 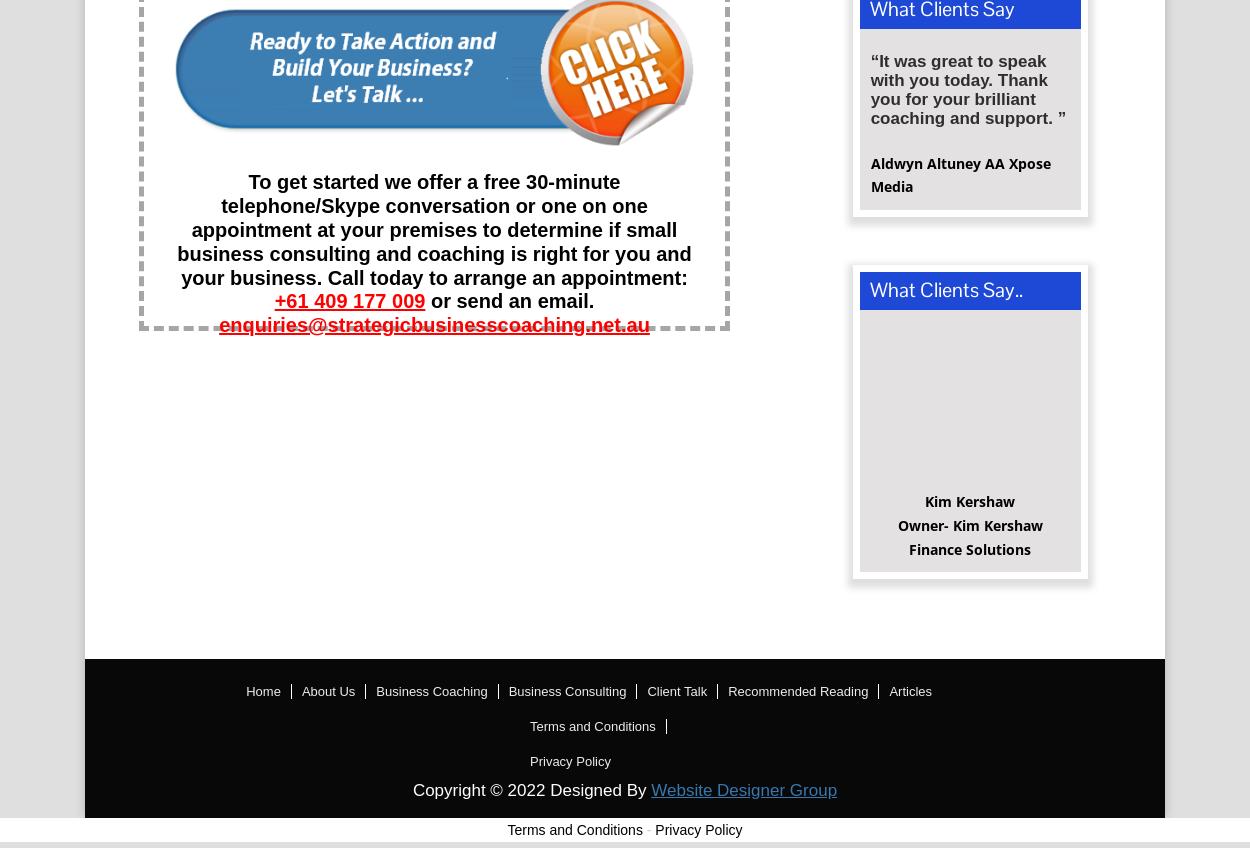 What do you see at coordinates (348, 307) in the screenshot?
I see `'+61 409 177 009'` at bounding box center [348, 307].